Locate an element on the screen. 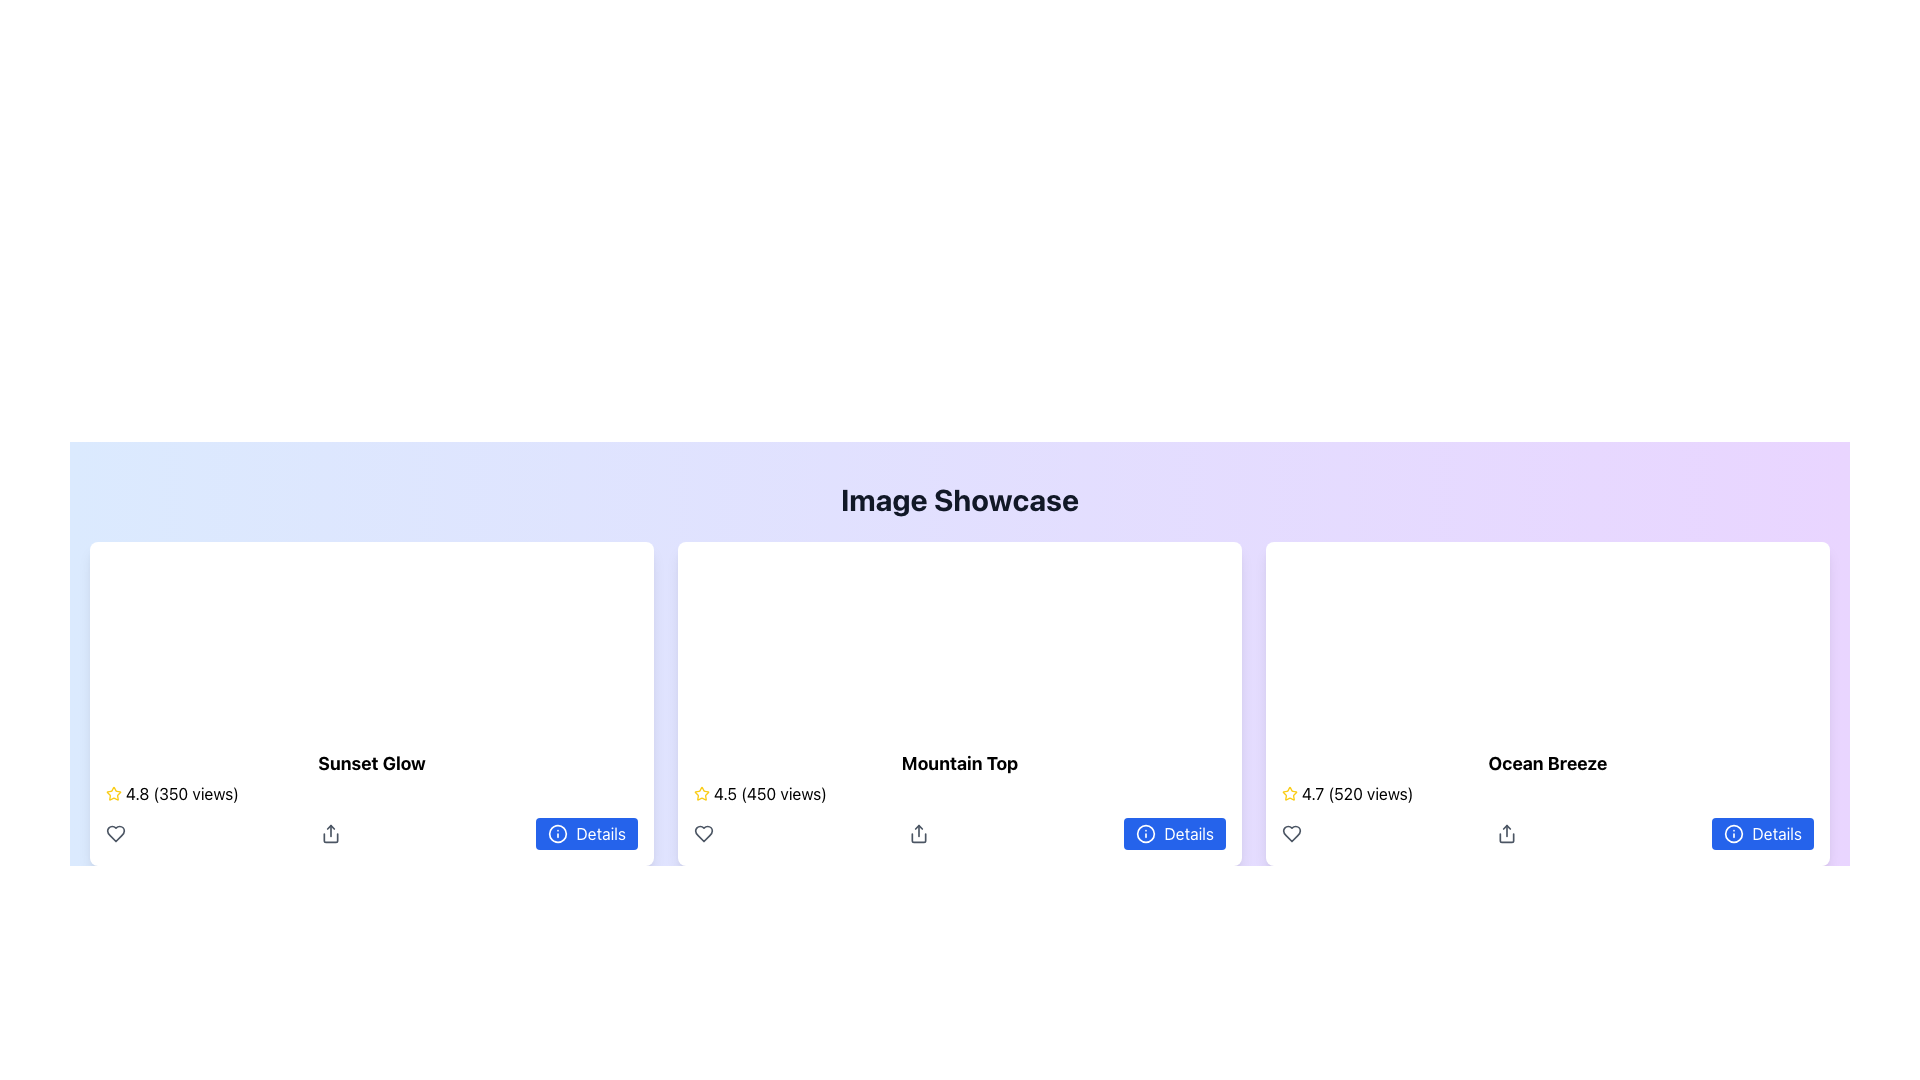  the heart icon located at the bottom left inside the 'Mountain Top' card is located at coordinates (704, 833).